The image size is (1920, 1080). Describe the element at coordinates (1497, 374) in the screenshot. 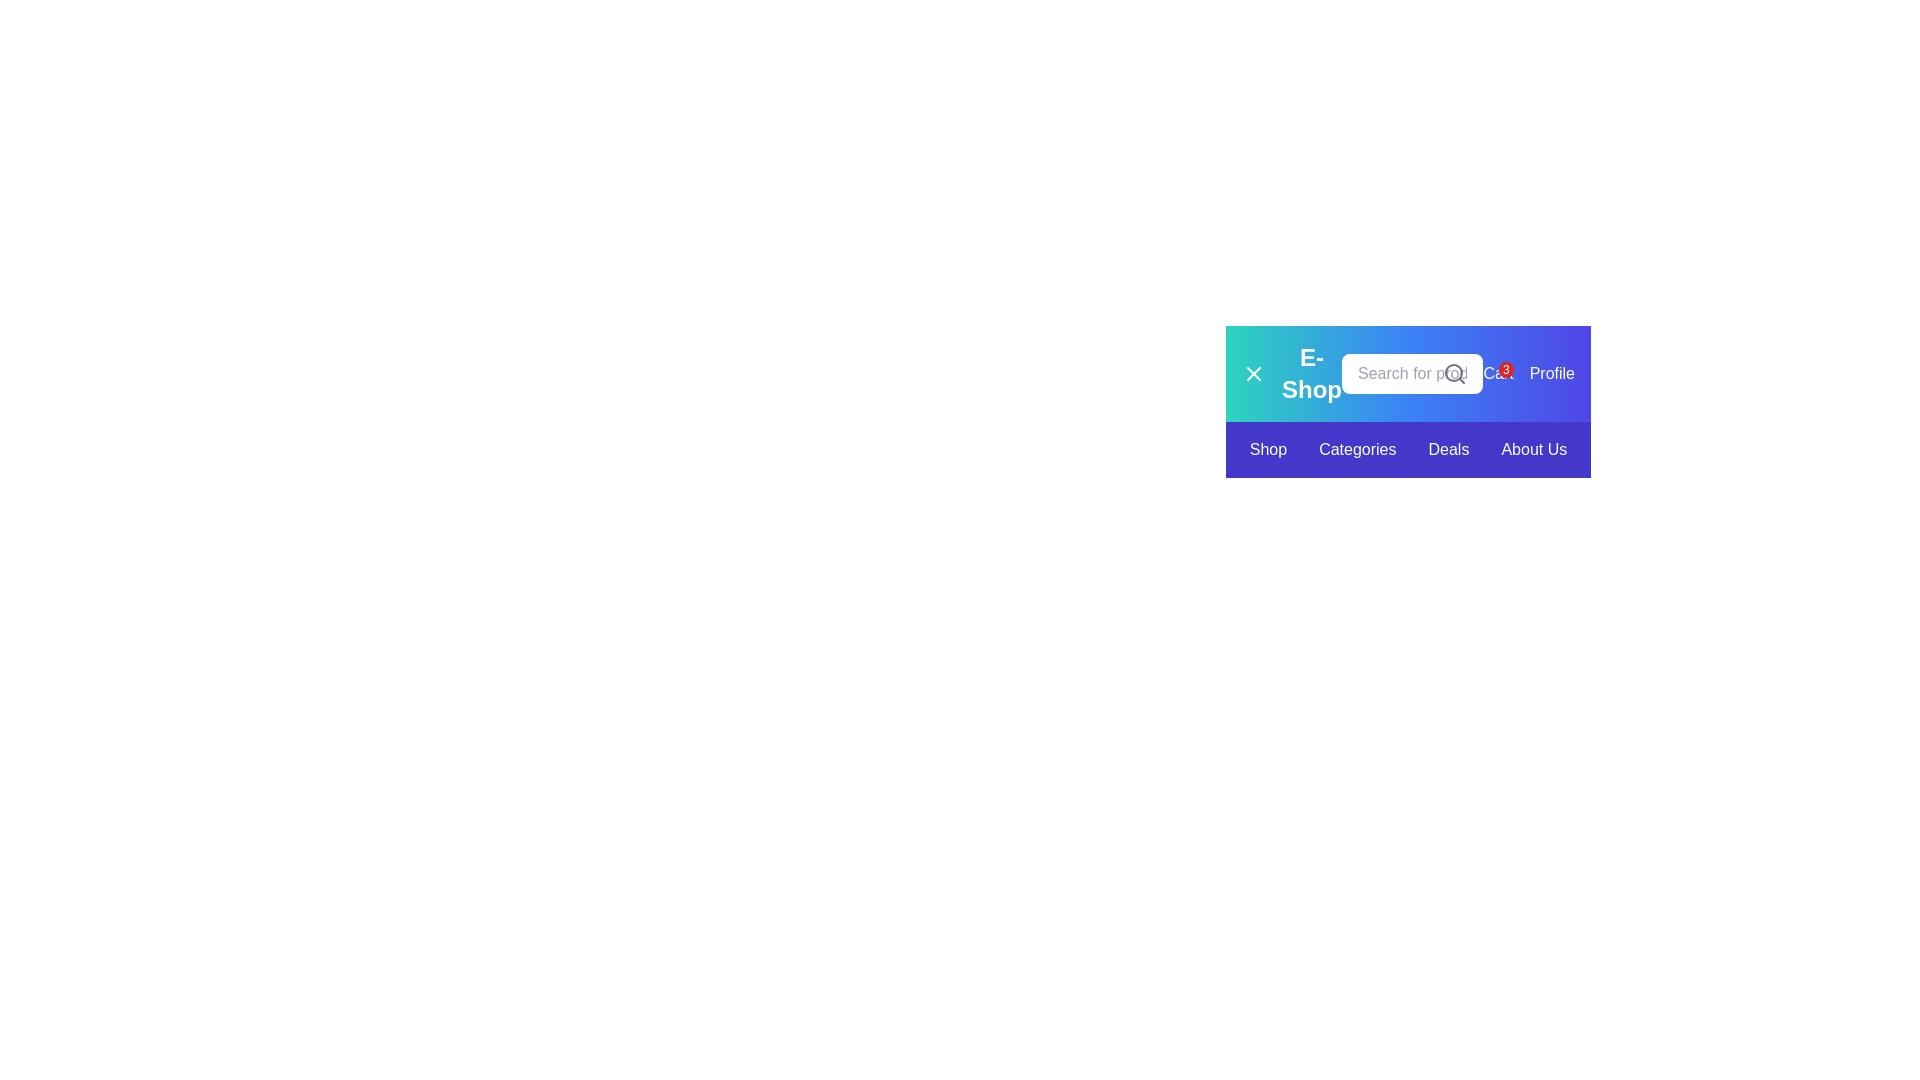

I see `the interactive text link with a notification badge in the upper-right corner to visit the cart` at that location.